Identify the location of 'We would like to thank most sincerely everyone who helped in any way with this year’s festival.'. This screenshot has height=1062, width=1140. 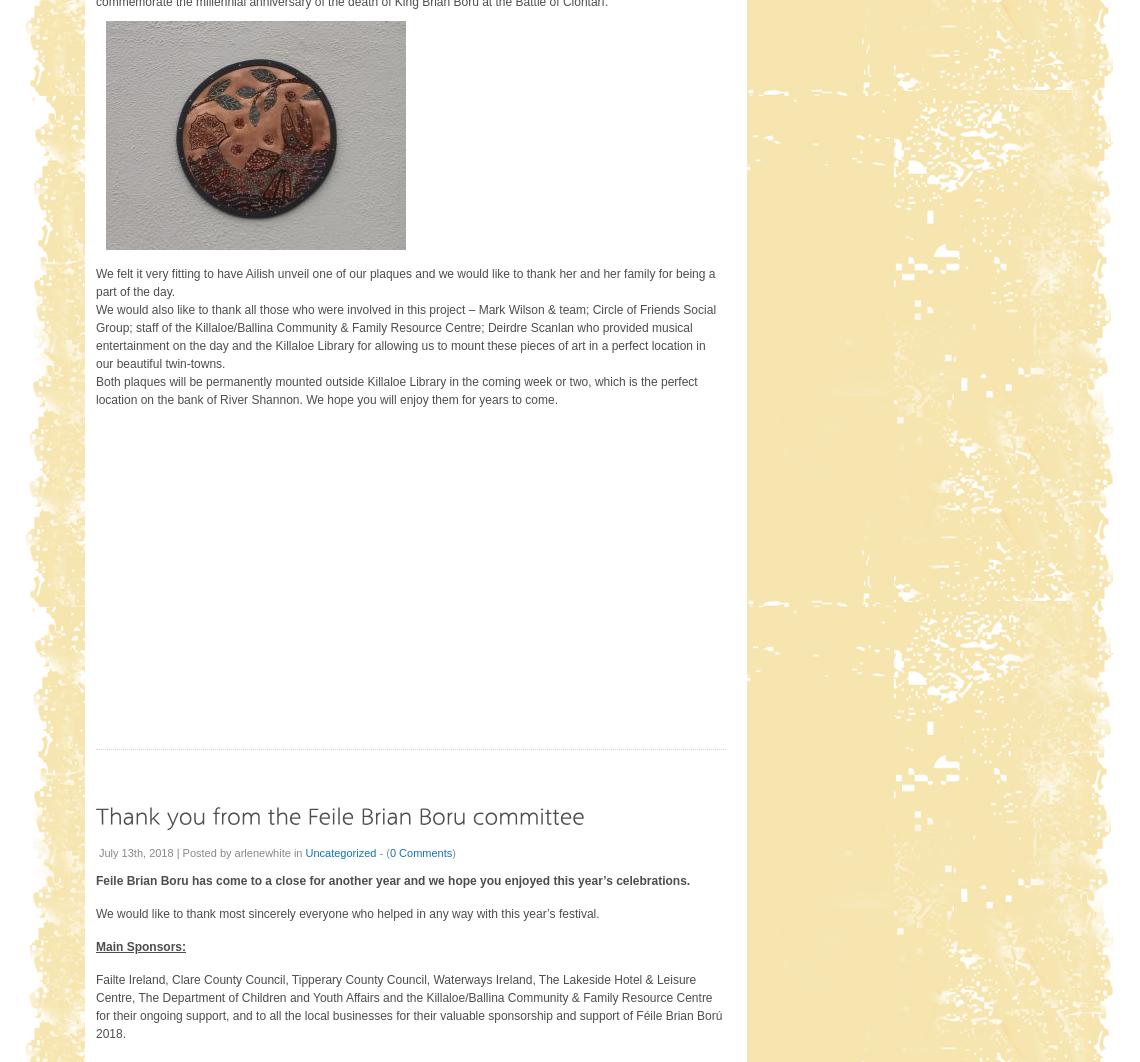
(347, 912).